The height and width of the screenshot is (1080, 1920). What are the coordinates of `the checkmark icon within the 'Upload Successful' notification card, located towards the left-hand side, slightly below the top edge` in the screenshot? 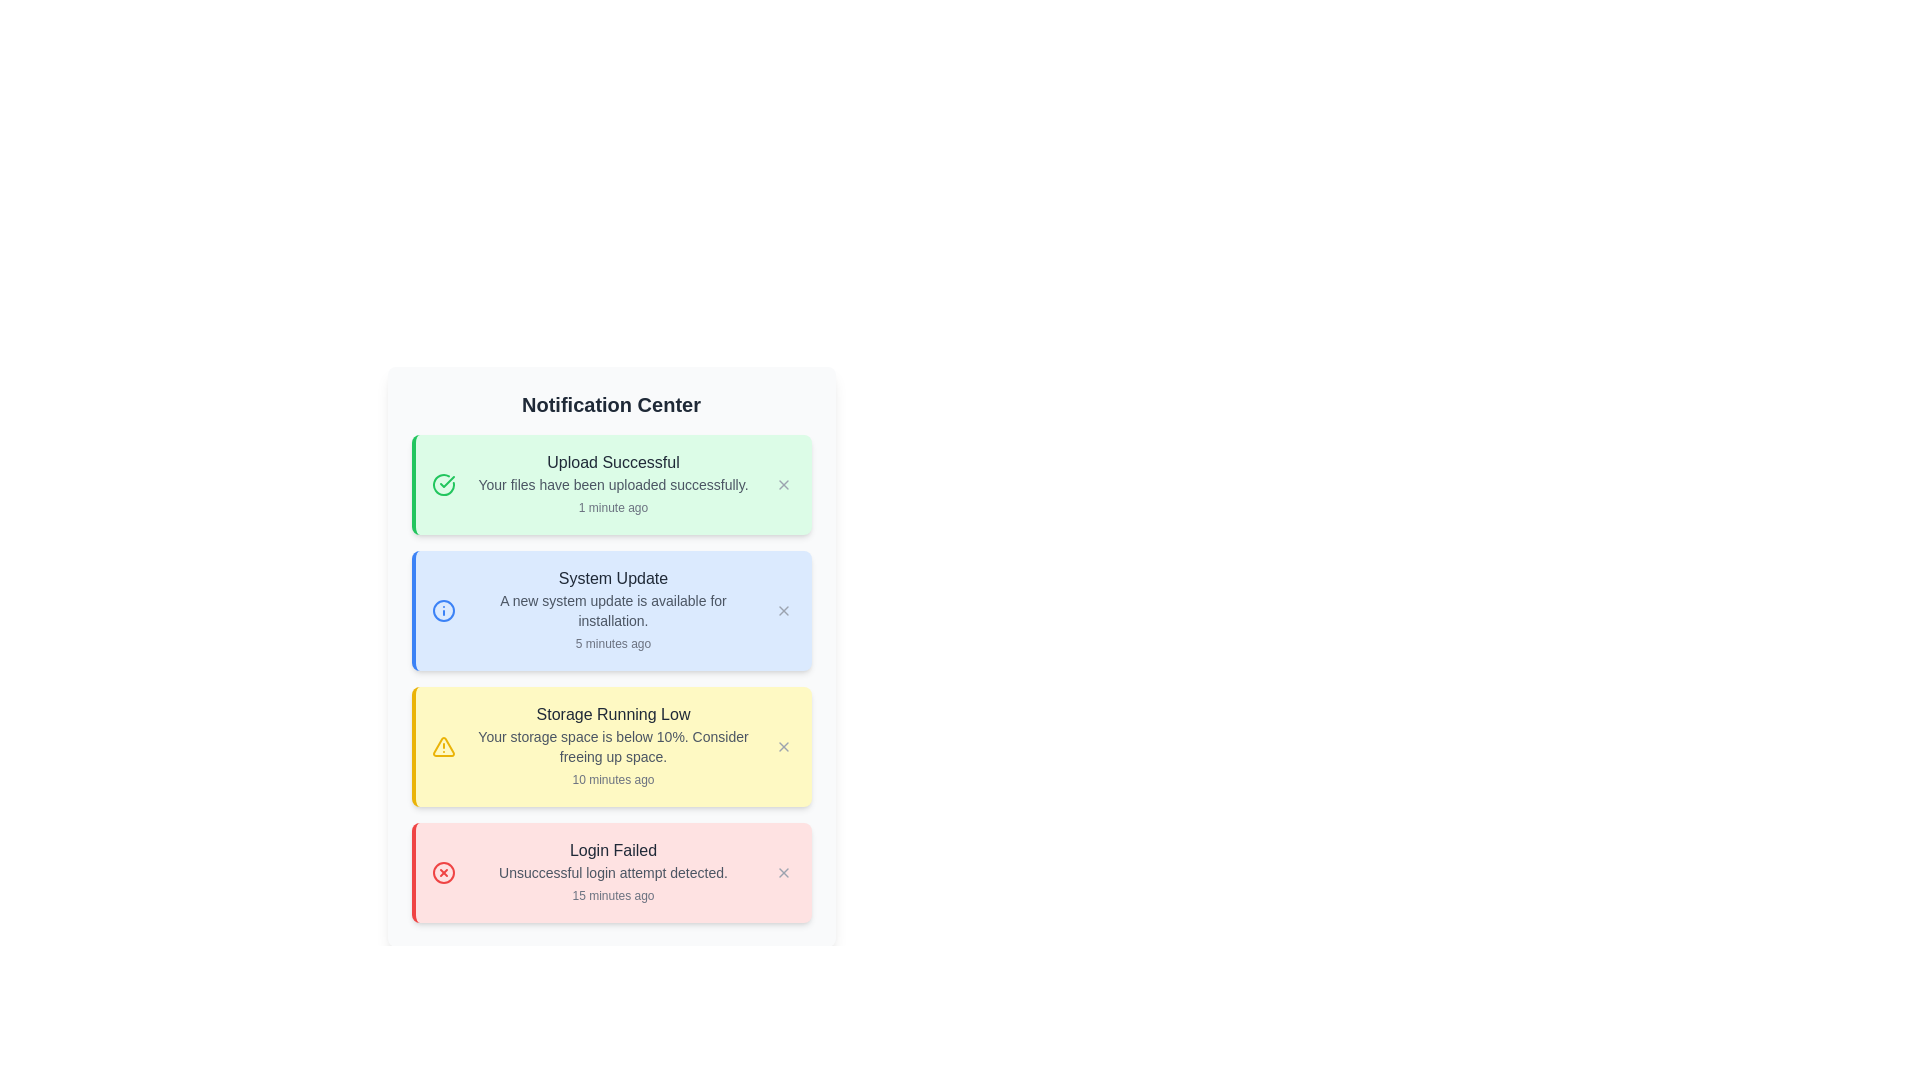 It's located at (445, 482).